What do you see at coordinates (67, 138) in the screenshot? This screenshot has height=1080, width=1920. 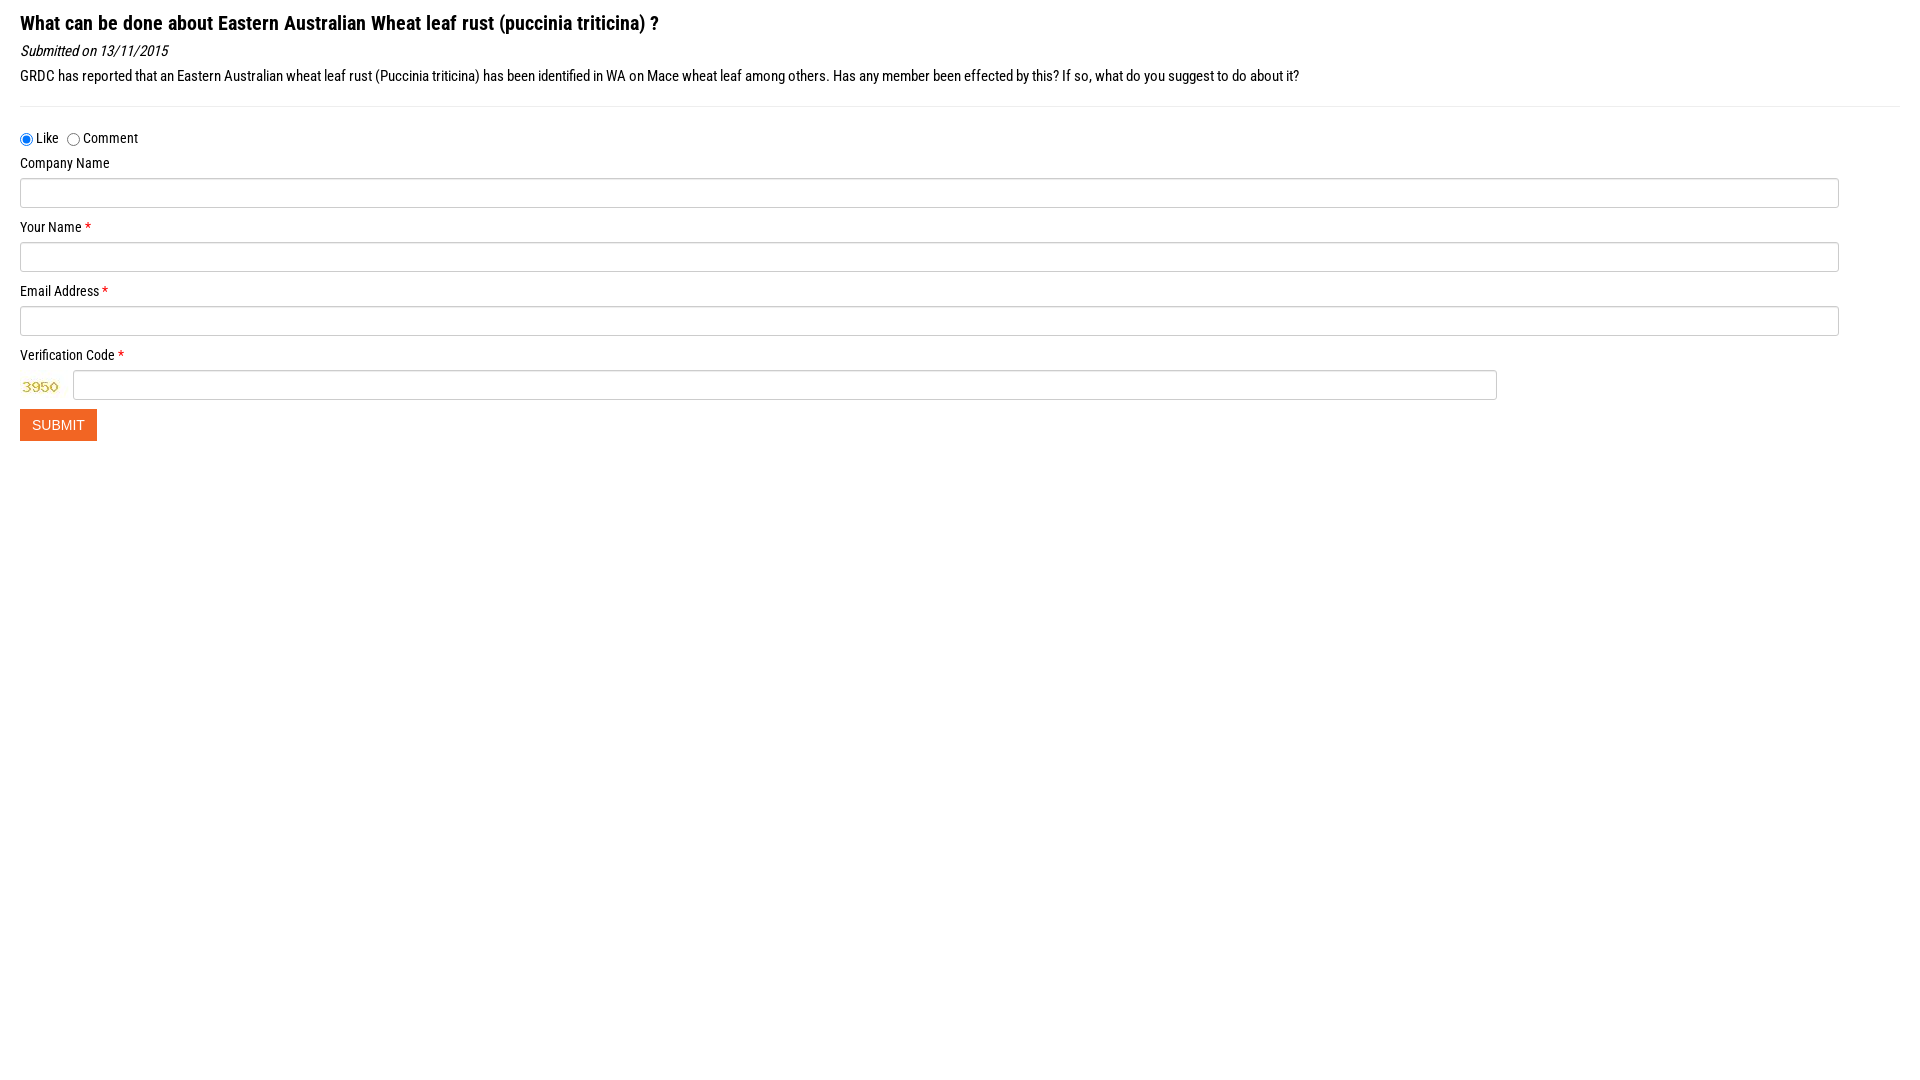 I see `'Comment'` at bounding box center [67, 138].